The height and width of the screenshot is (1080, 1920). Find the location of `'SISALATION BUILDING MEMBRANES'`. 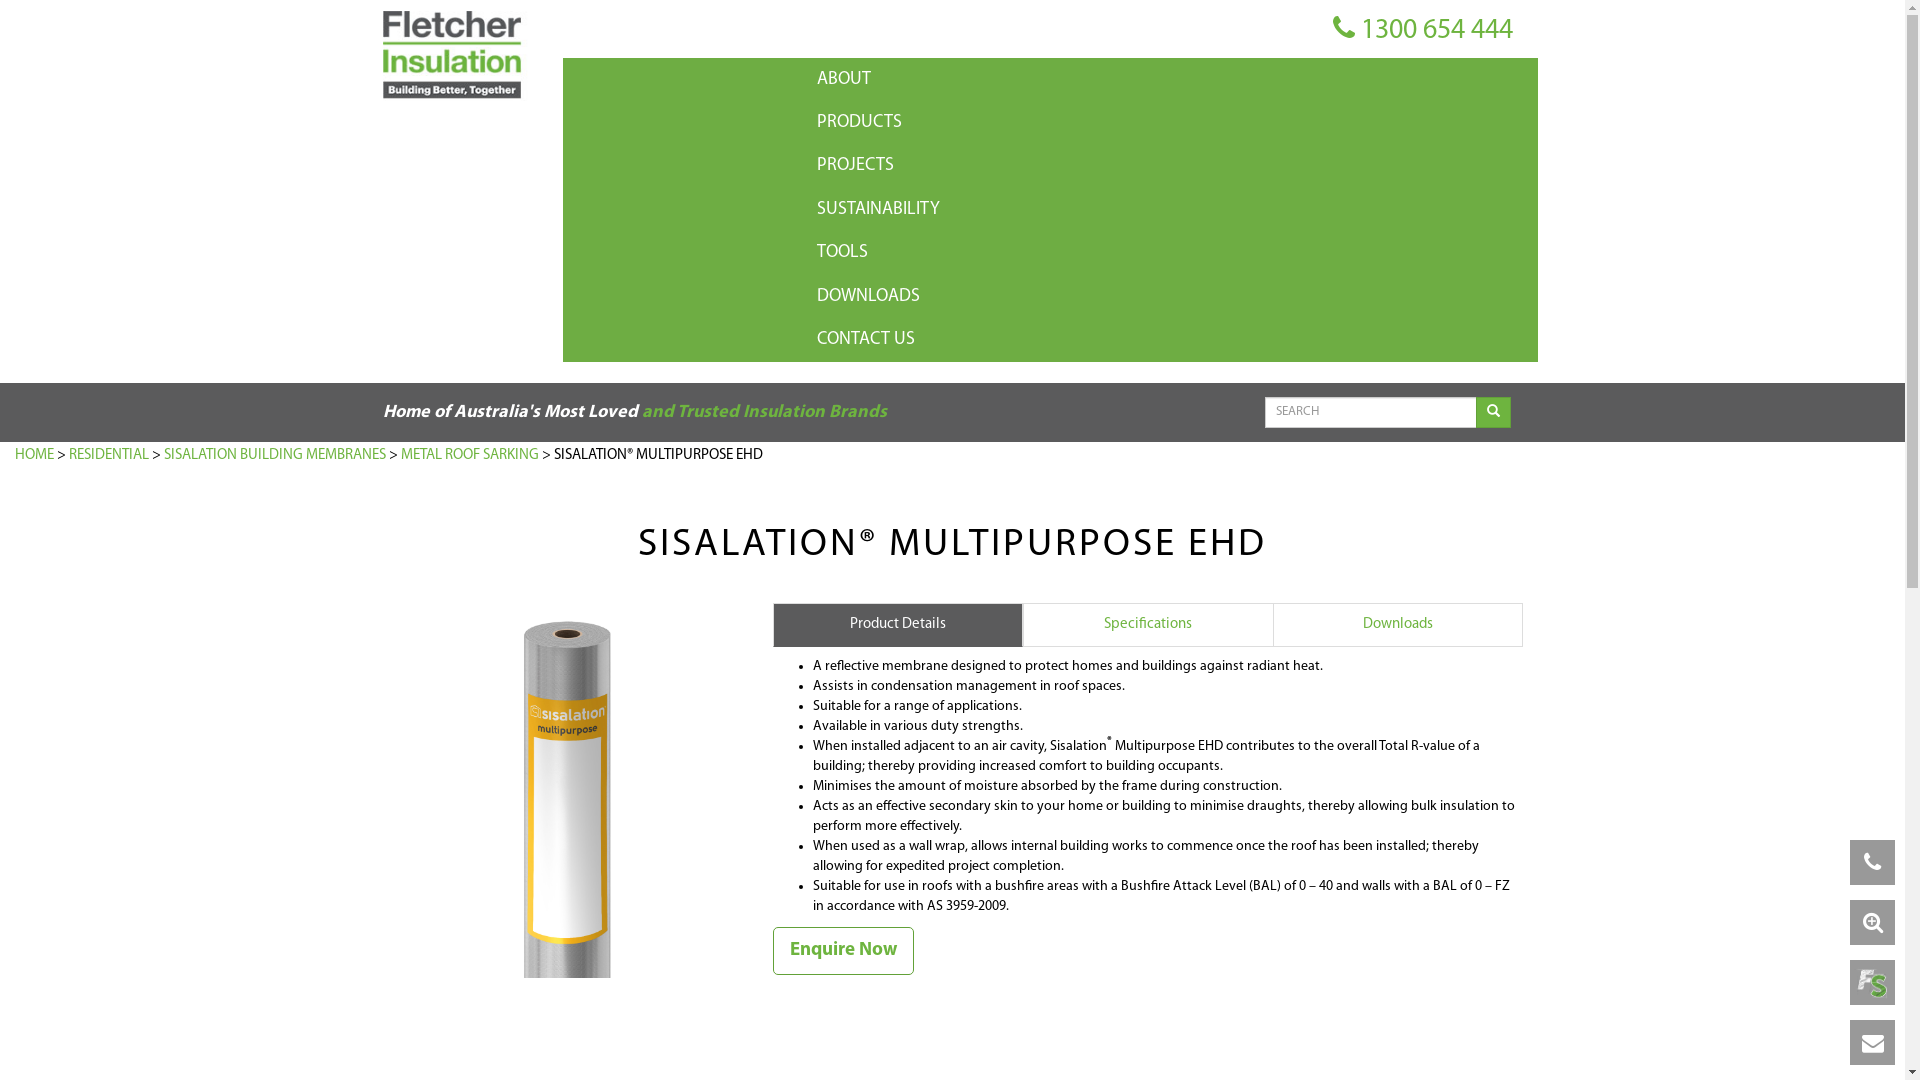

'SISALATION BUILDING MEMBRANES' is located at coordinates (273, 455).